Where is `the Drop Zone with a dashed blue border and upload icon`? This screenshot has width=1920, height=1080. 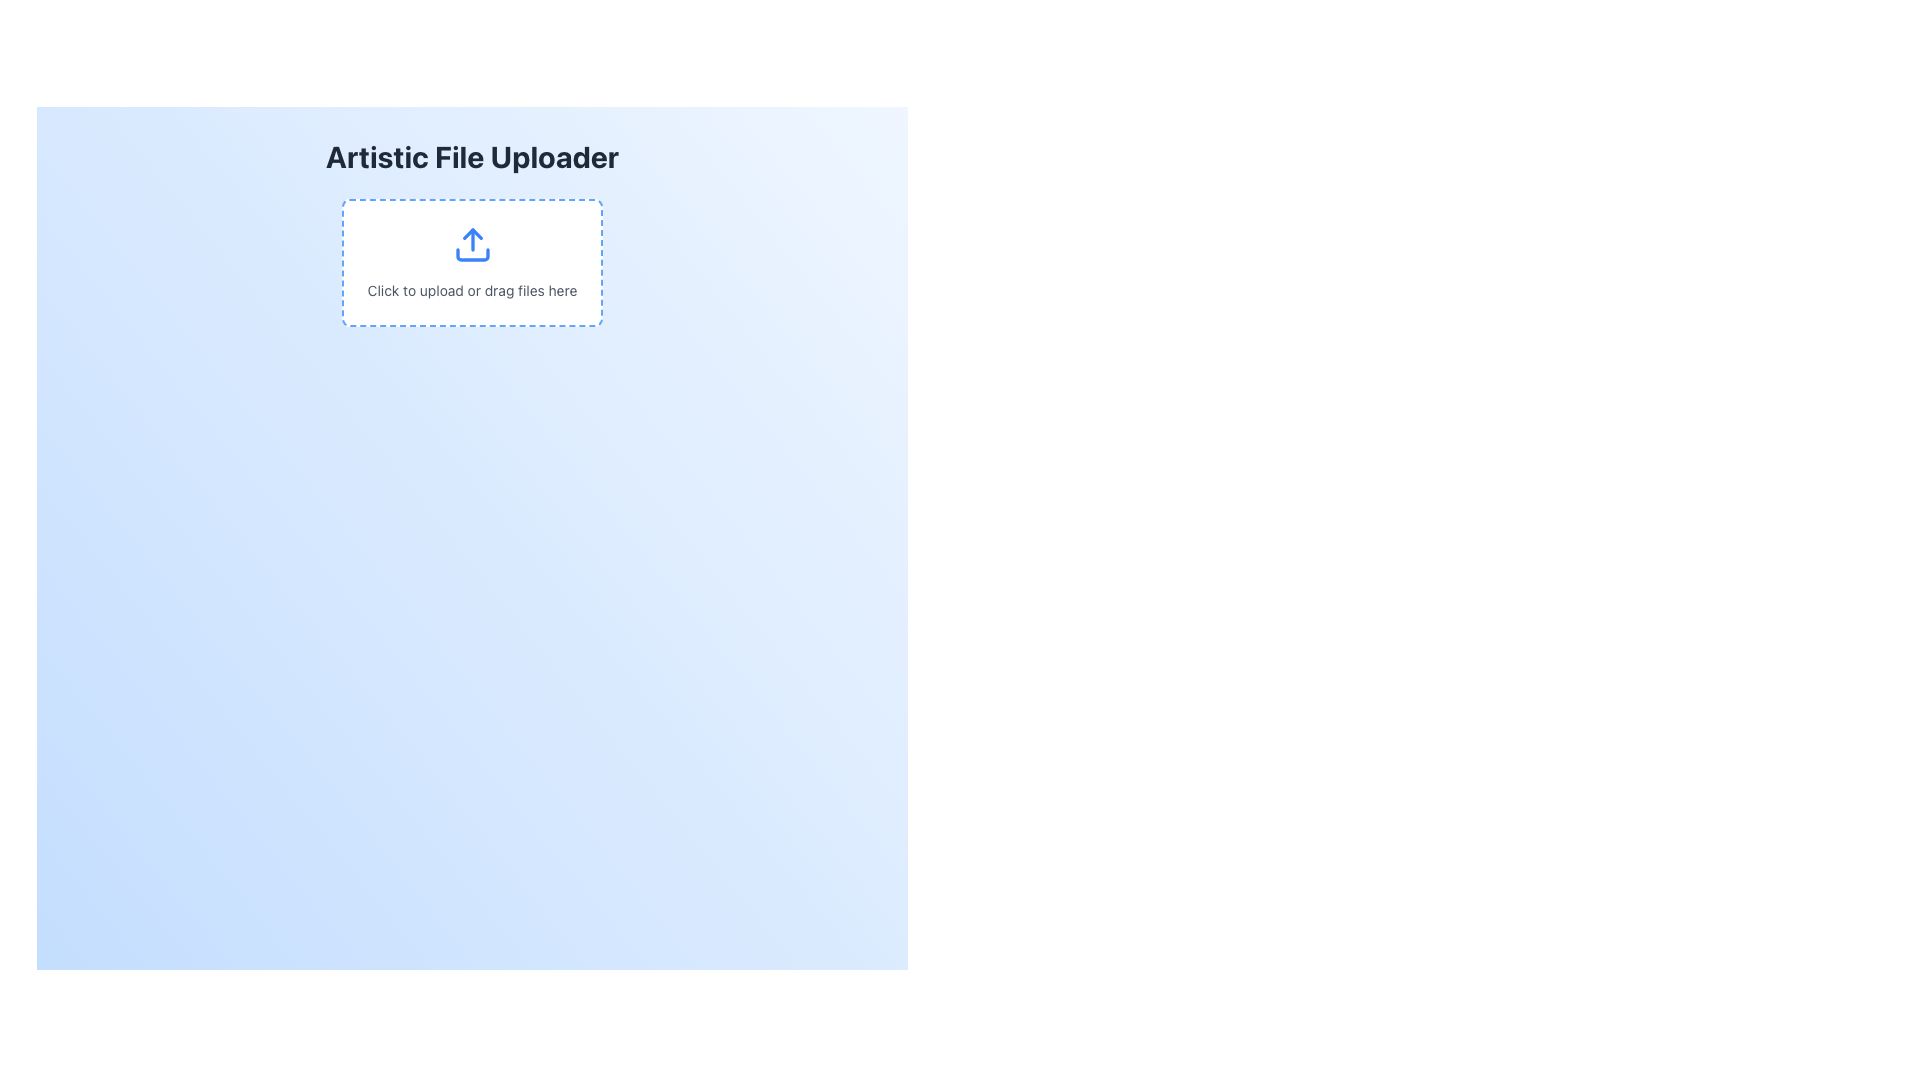
the Drop Zone with a dashed blue border and upload icon is located at coordinates (471, 261).